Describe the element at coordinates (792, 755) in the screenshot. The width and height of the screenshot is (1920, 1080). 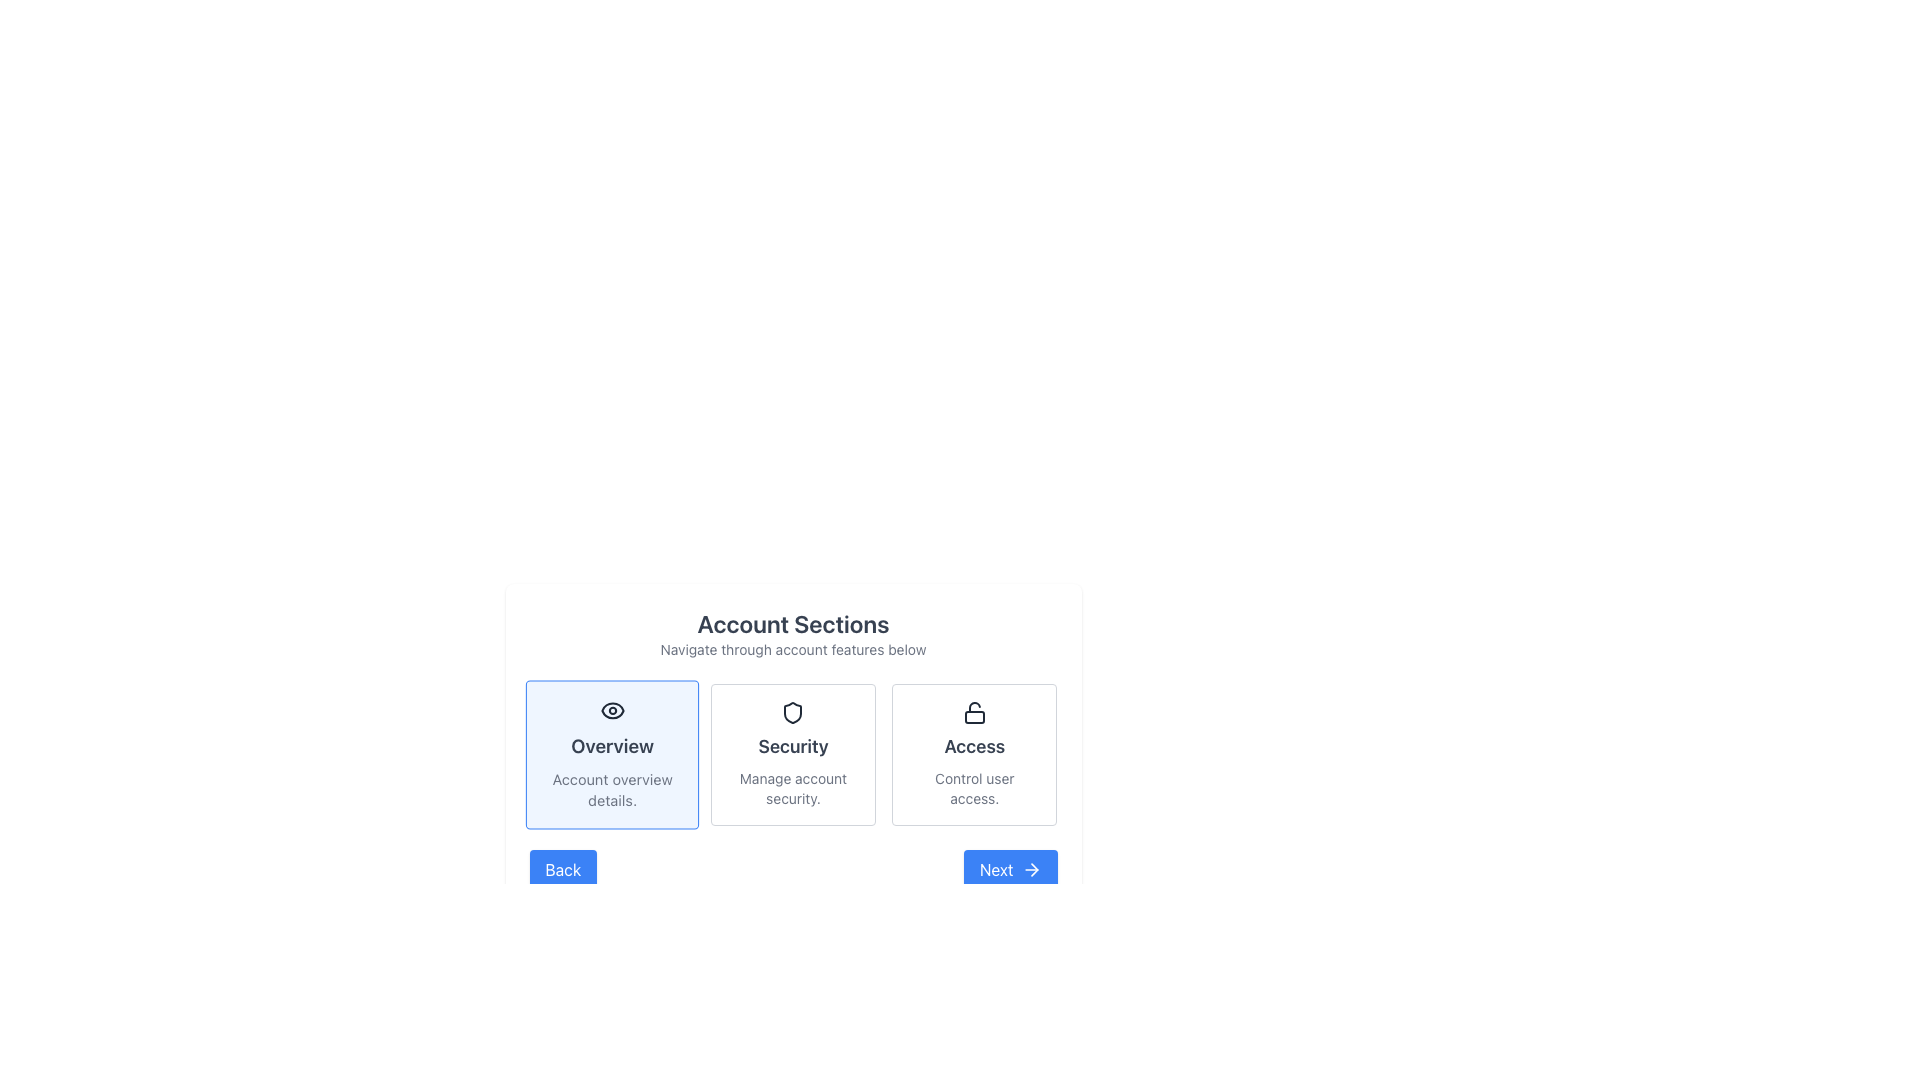
I see `the 'Security' card in the grid layout` at that location.